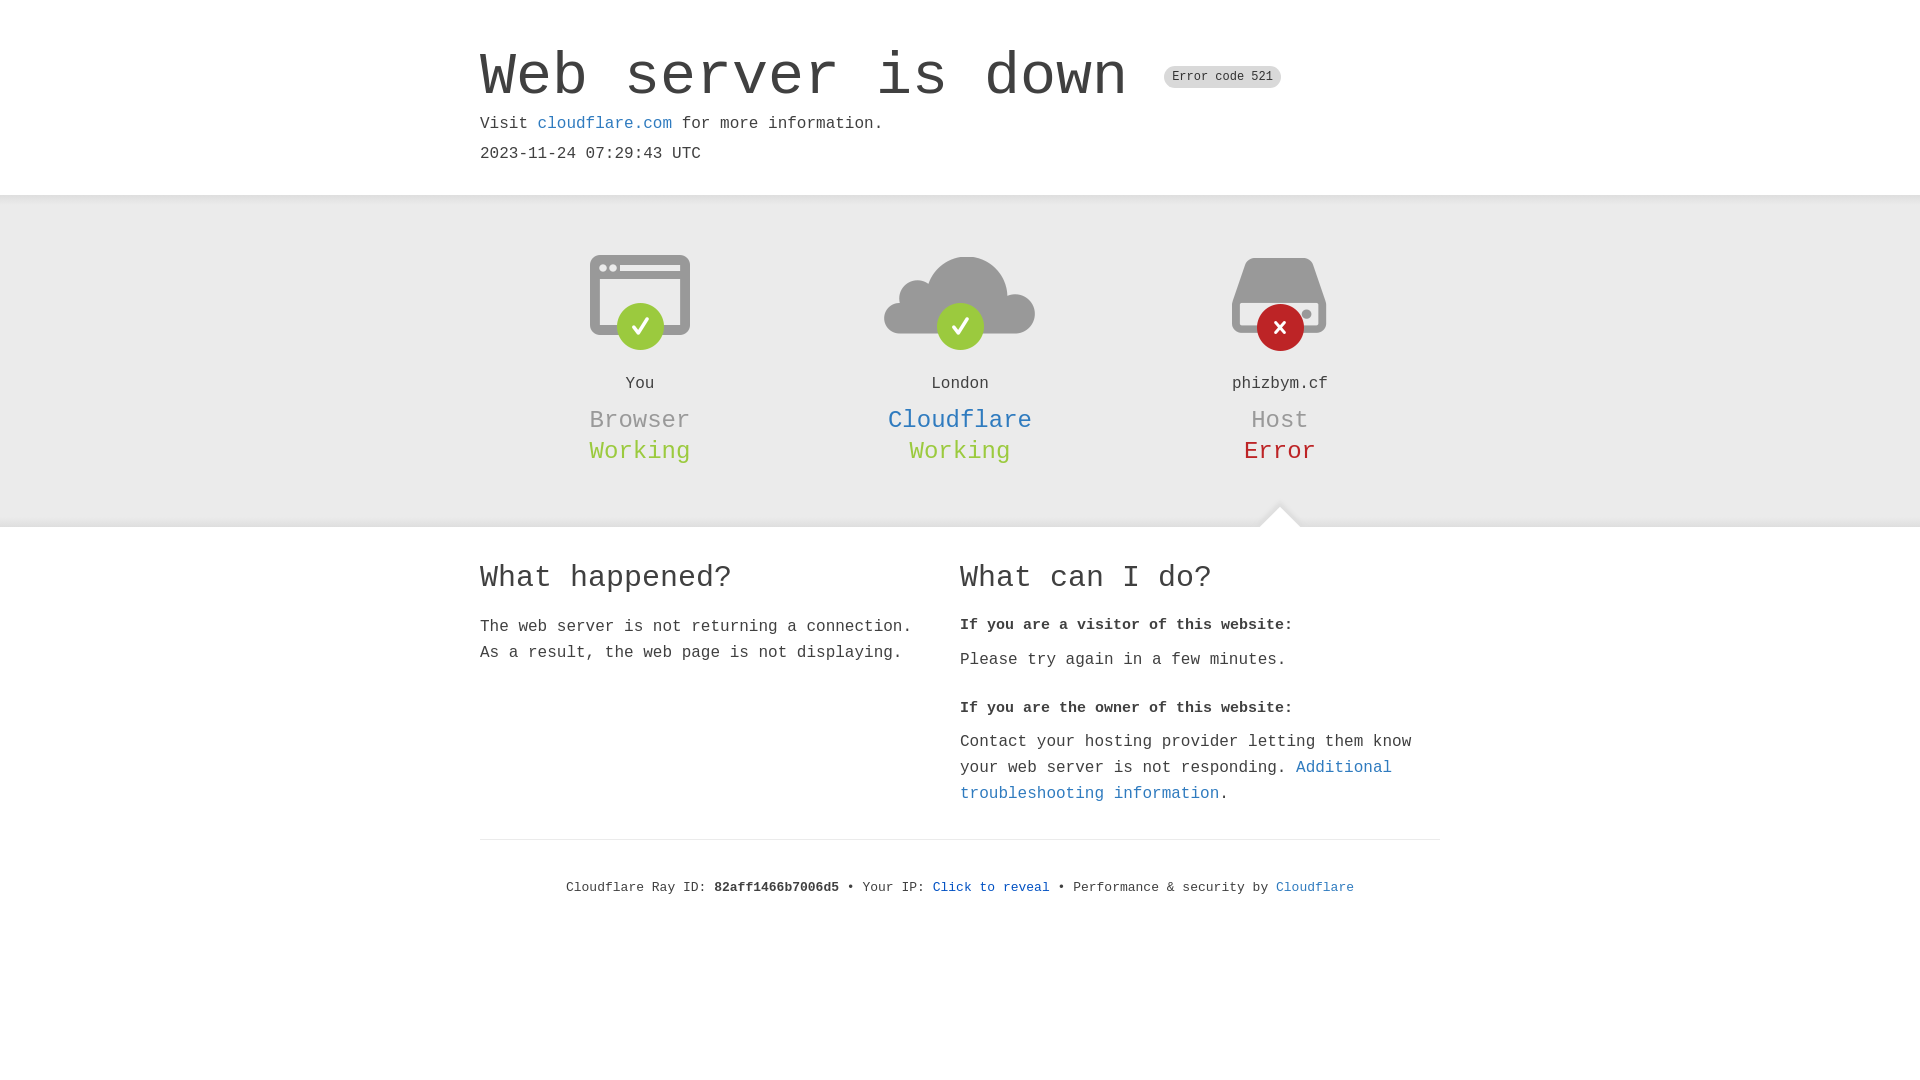 This screenshot has height=1080, width=1920. What do you see at coordinates (960, 419) in the screenshot?
I see `'Cloudflare'` at bounding box center [960, 419].